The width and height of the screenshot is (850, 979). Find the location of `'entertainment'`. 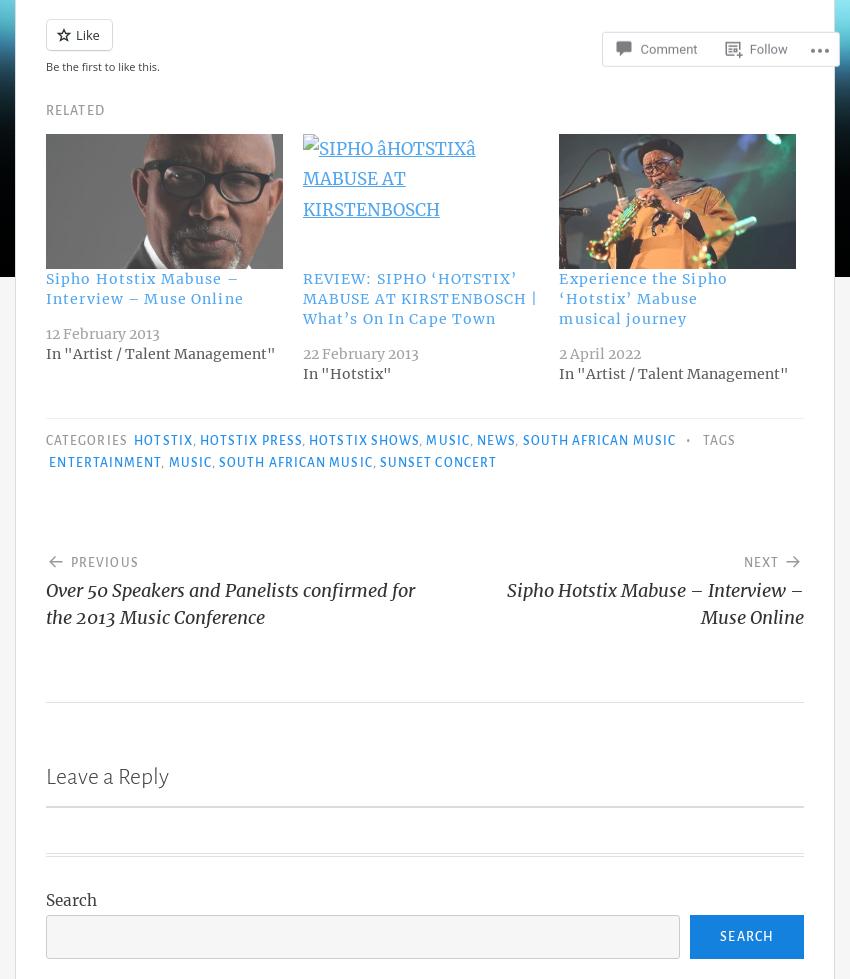

'entertainment' is located at coordinates (103, 462).